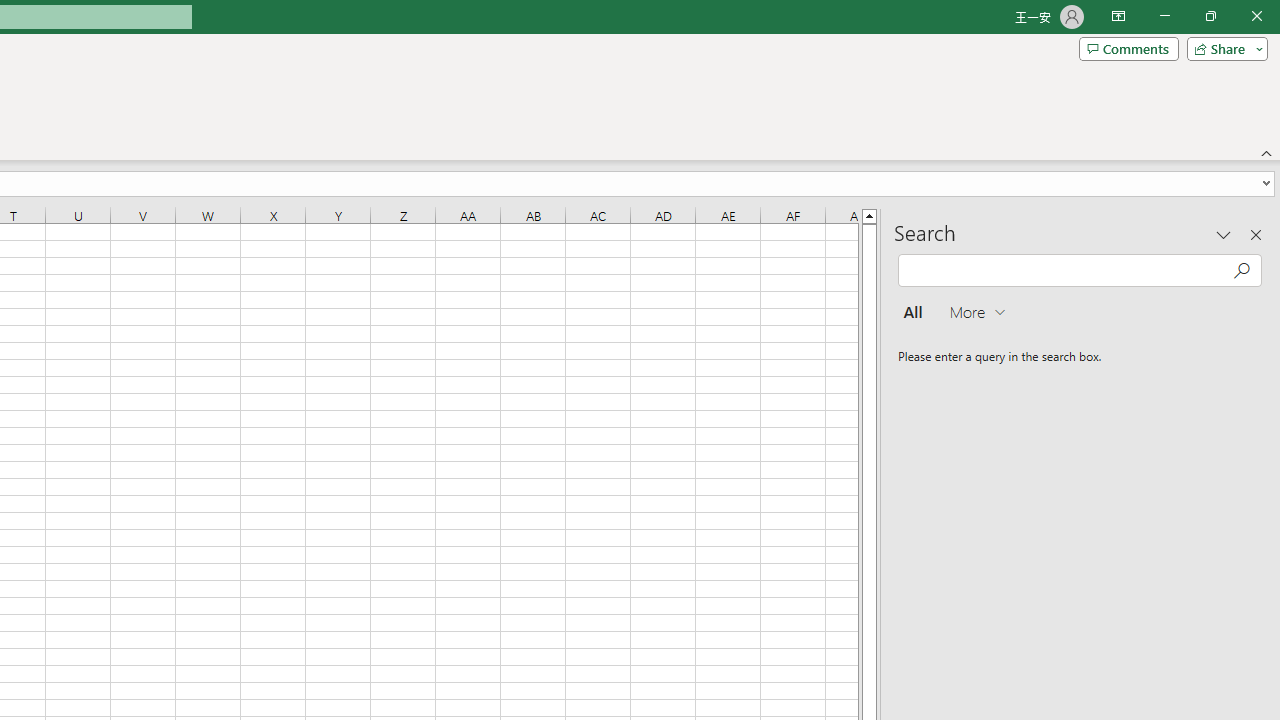 The image size is (1280, 720). I want to click on 'Share', so click(1222, 47).